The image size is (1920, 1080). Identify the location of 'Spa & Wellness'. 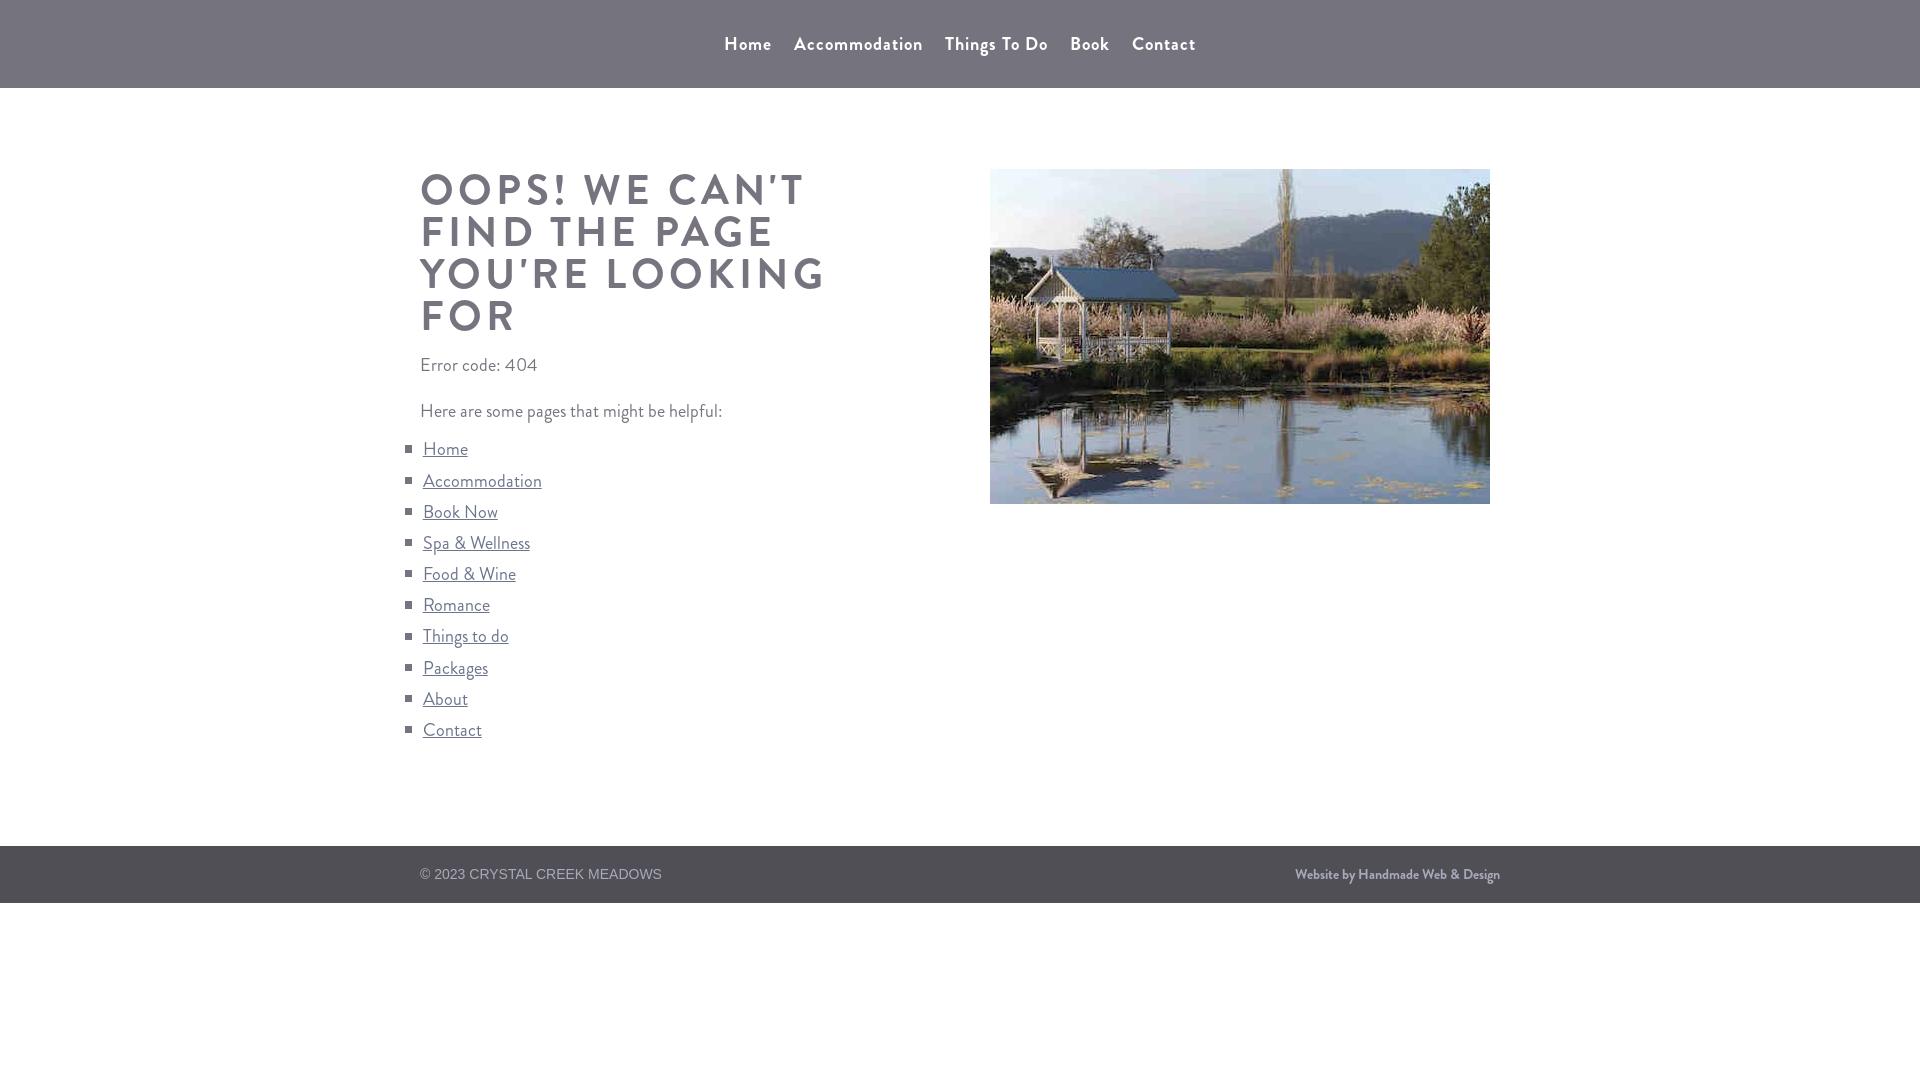
(475, 543).